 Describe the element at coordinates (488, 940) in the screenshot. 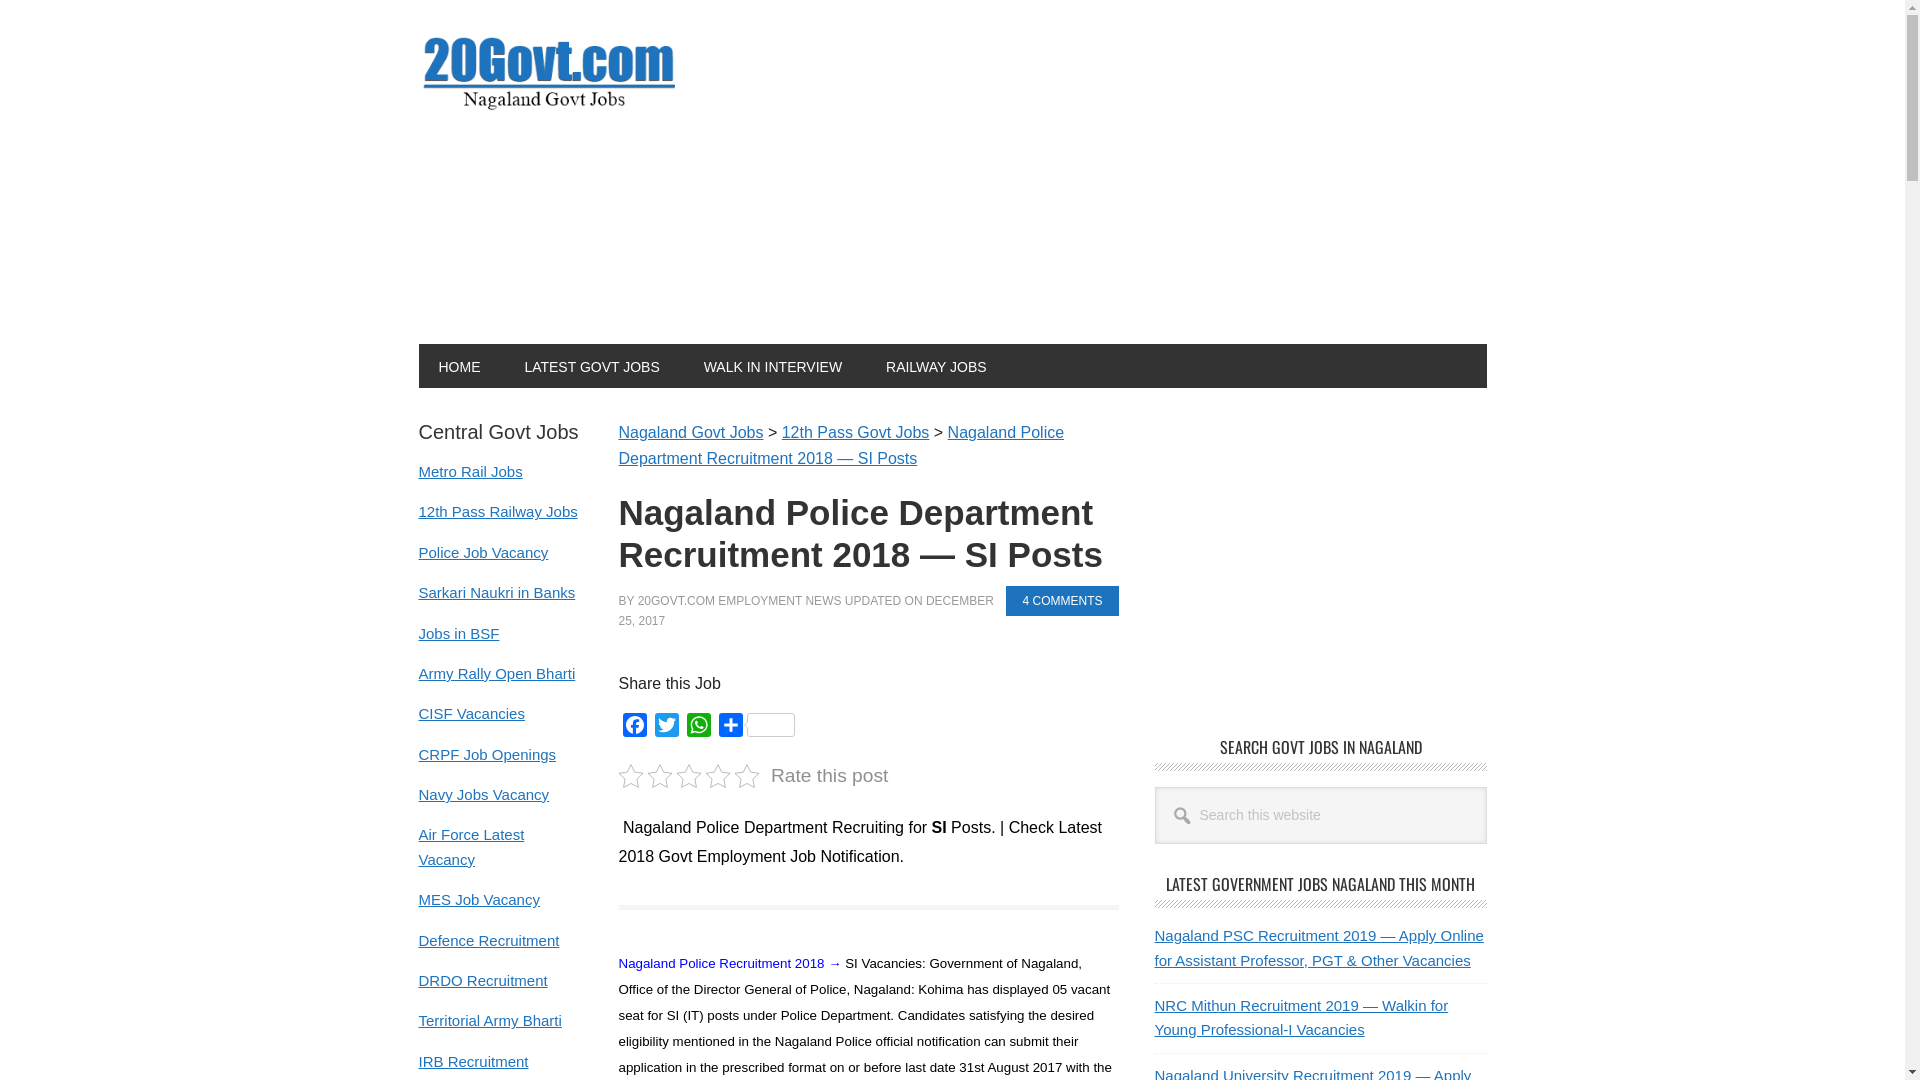

I see `'Defence Recruitment'` at that location.